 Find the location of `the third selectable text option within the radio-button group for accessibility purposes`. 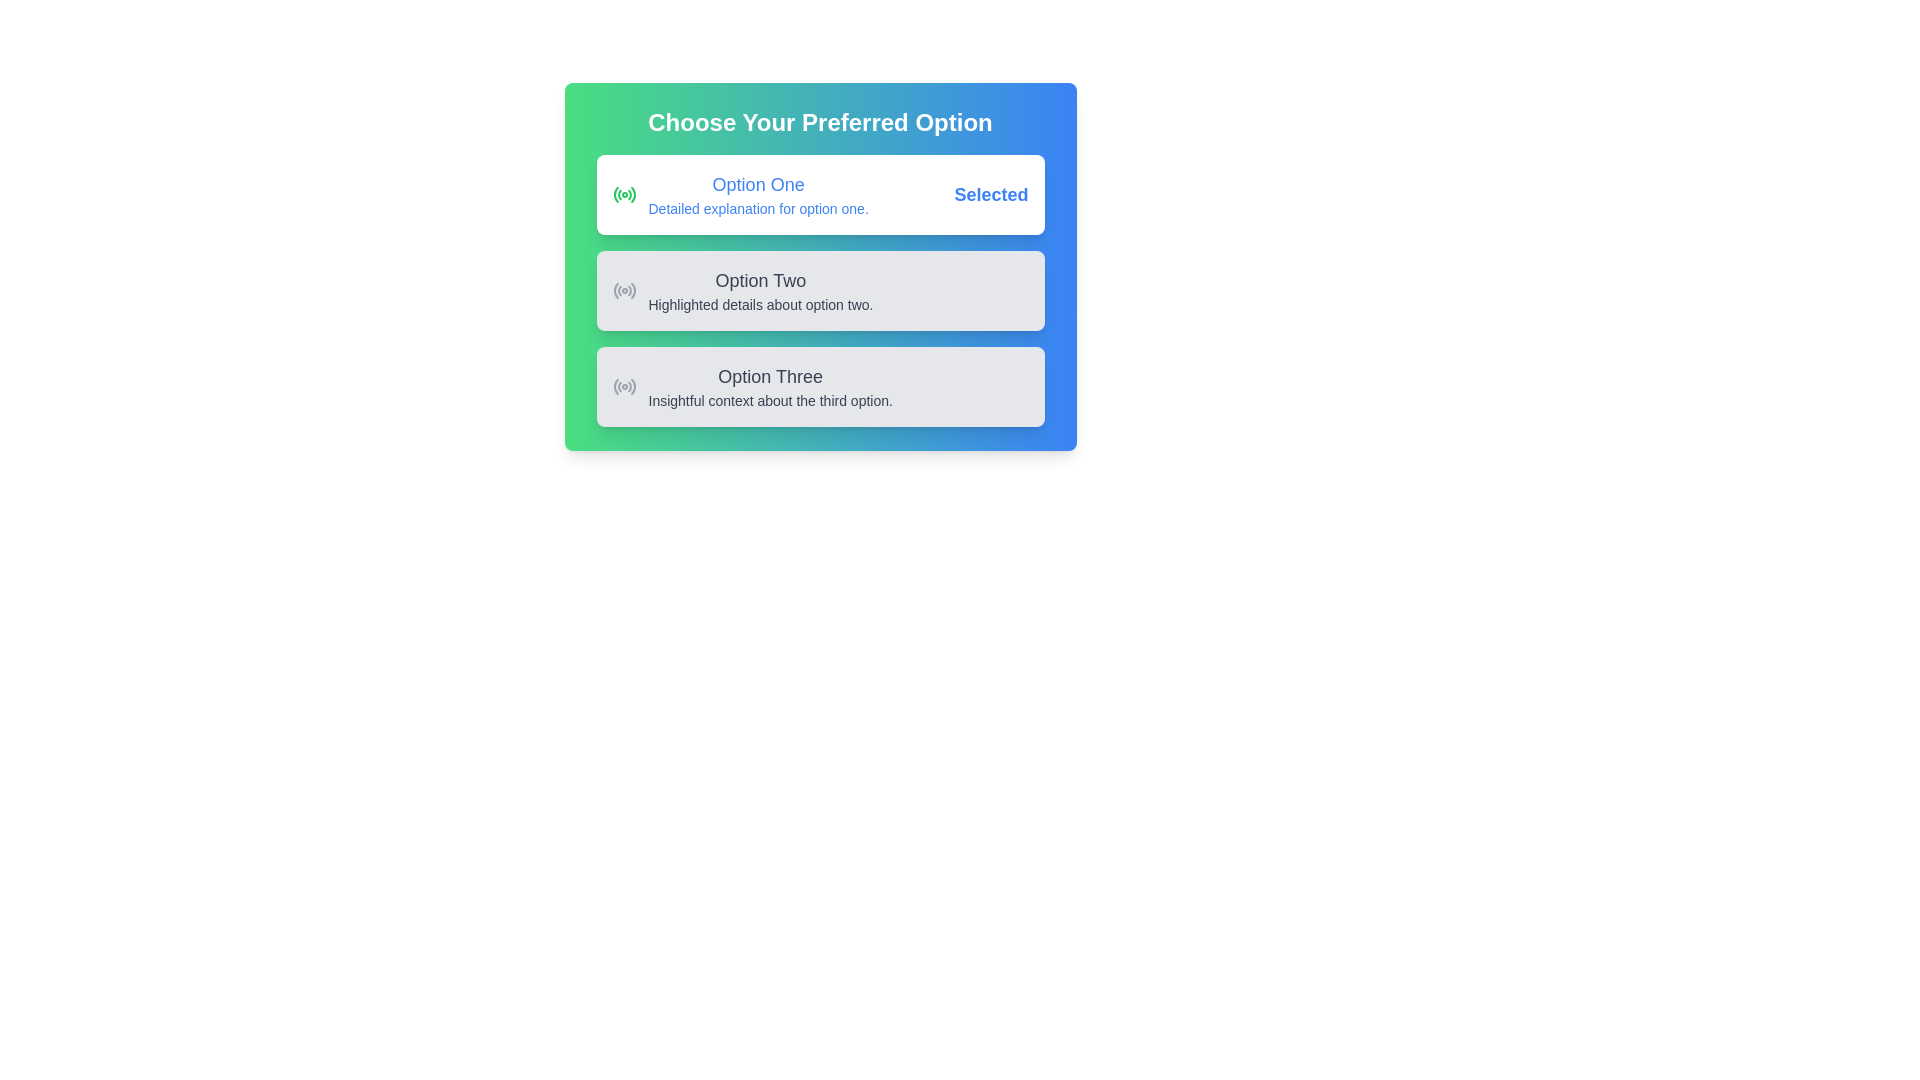

the third selectable text option within the radio-button group for accessibility purposes is located at coordinates (769, 386).